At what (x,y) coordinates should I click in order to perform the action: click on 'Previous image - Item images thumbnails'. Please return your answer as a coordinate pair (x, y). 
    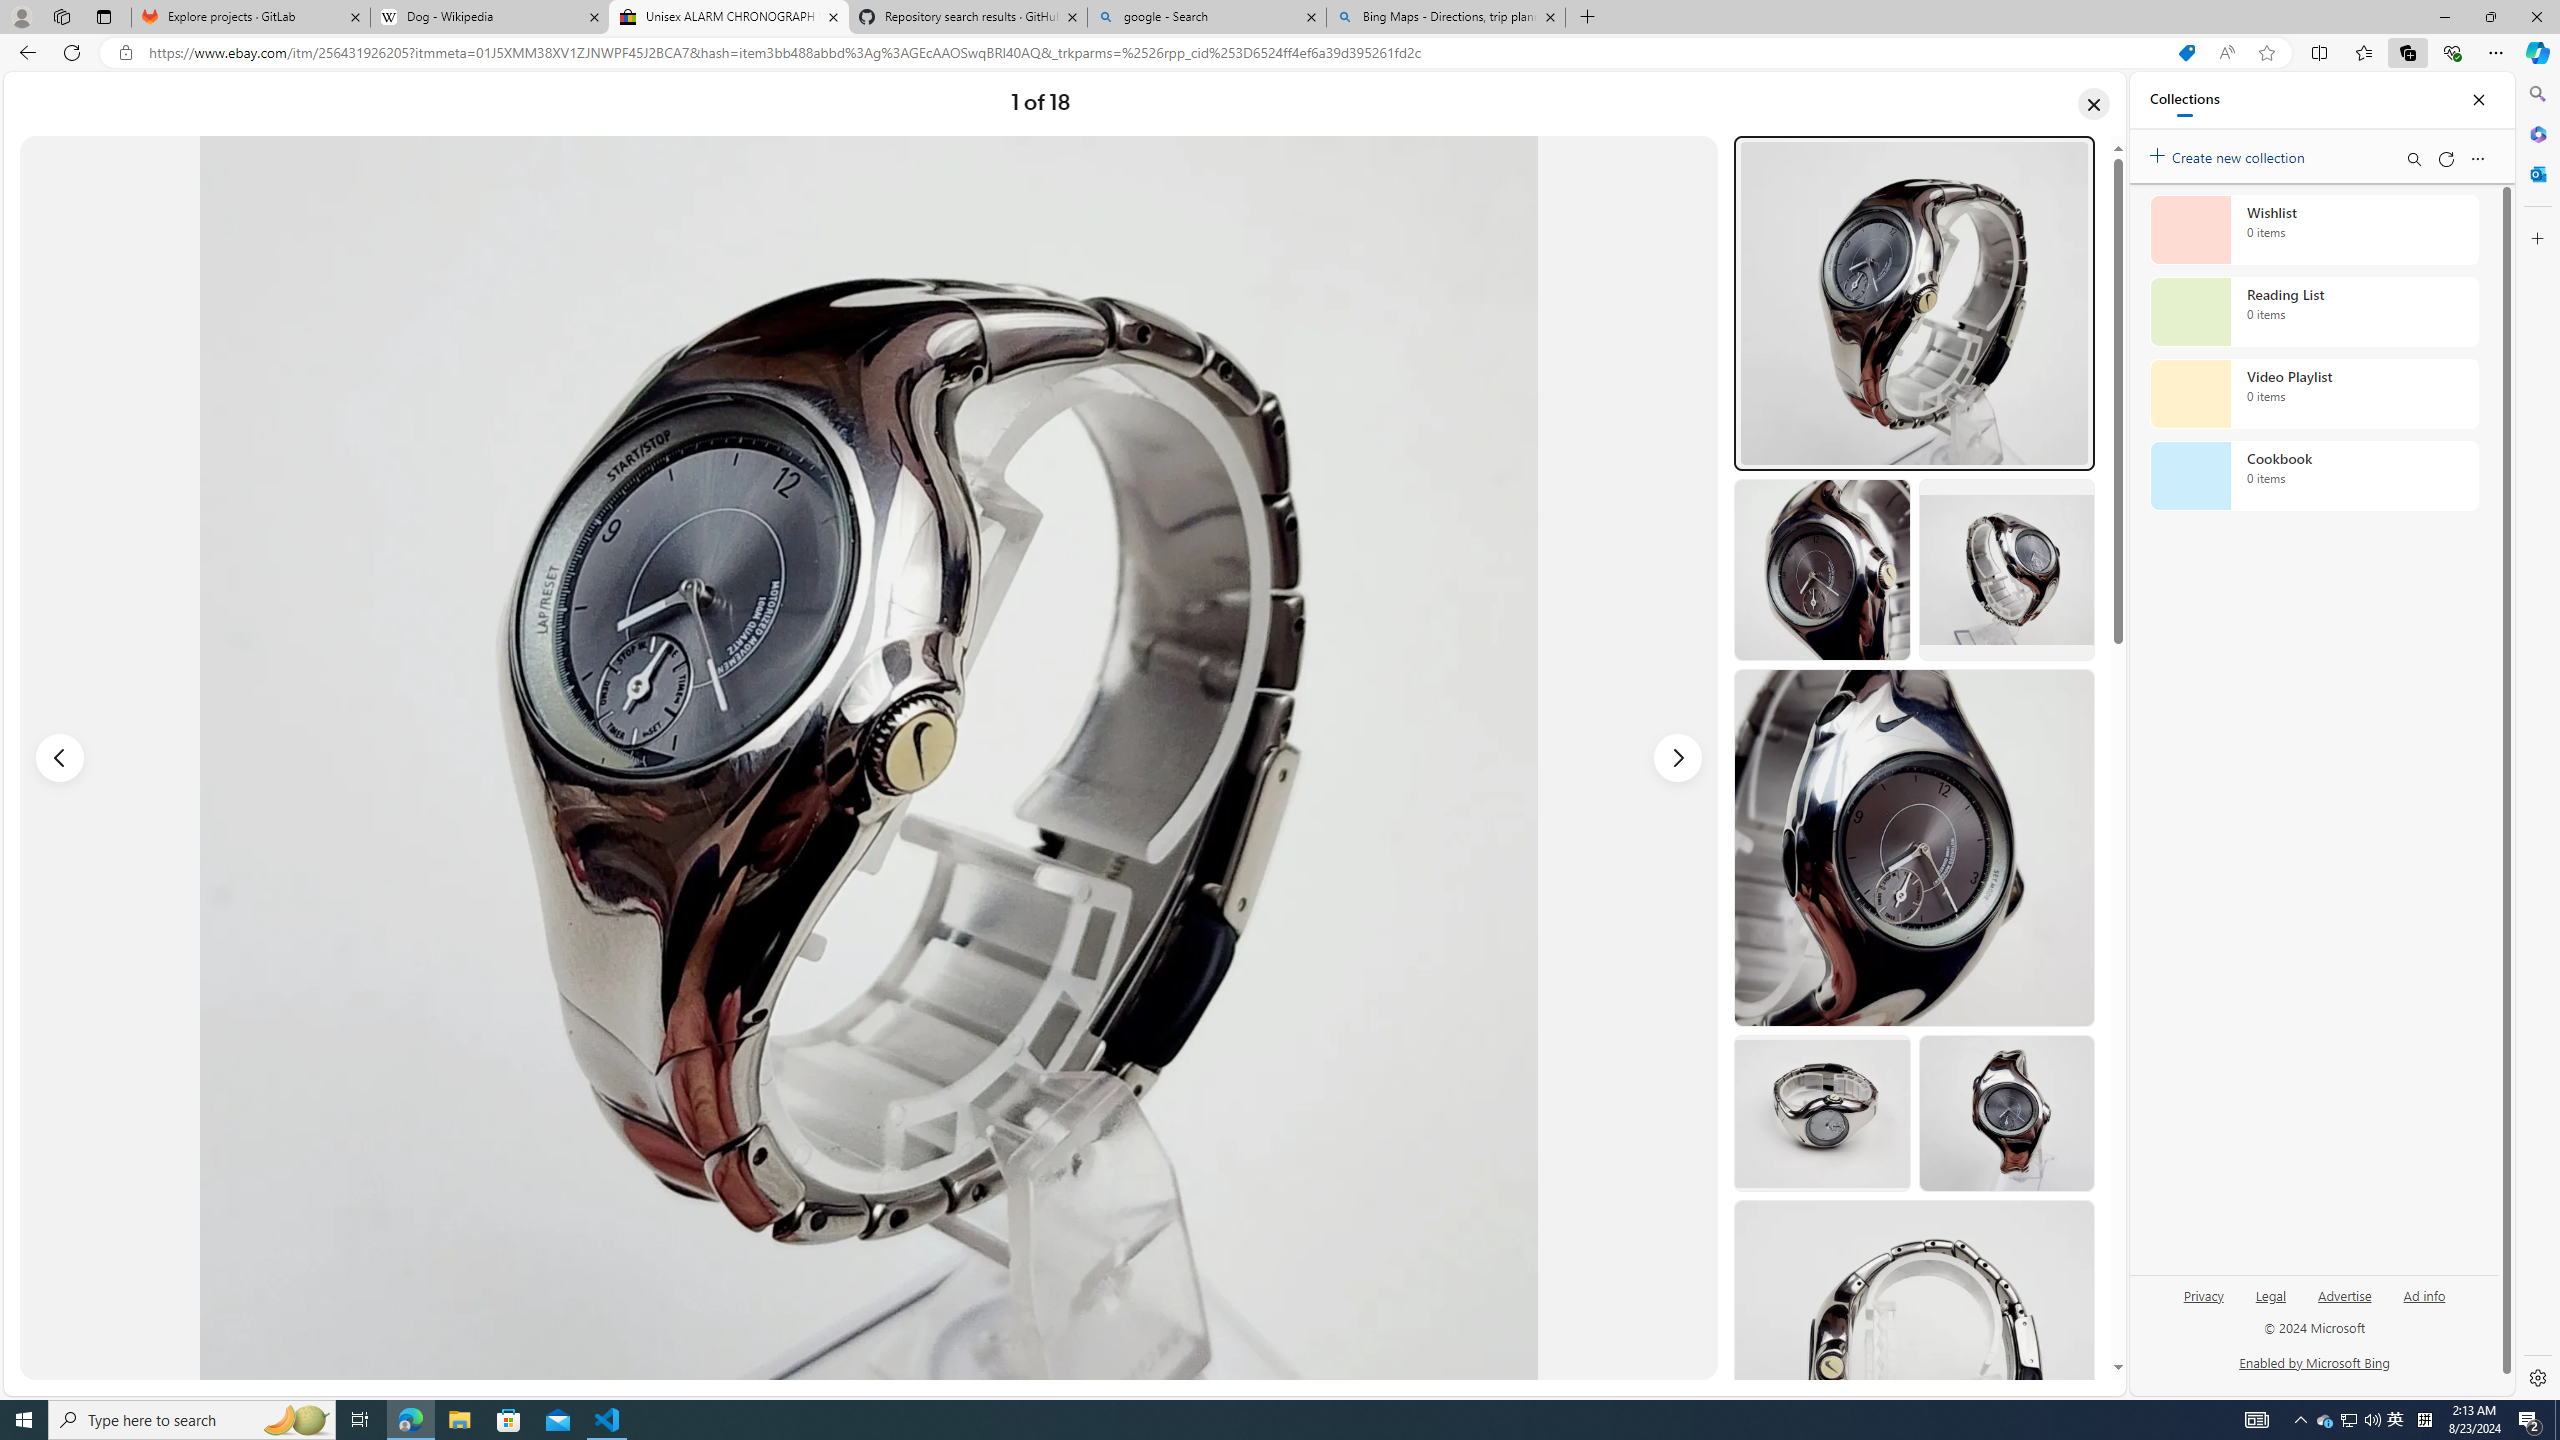
    Looking at the image, I should click on (60, 758).